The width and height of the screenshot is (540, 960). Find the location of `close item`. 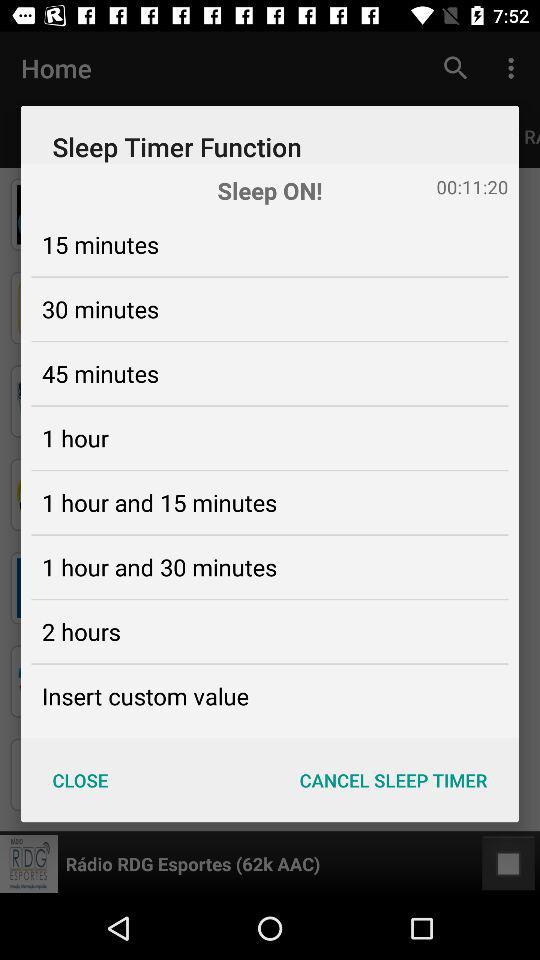

close item is located at coordinates (79, 779).